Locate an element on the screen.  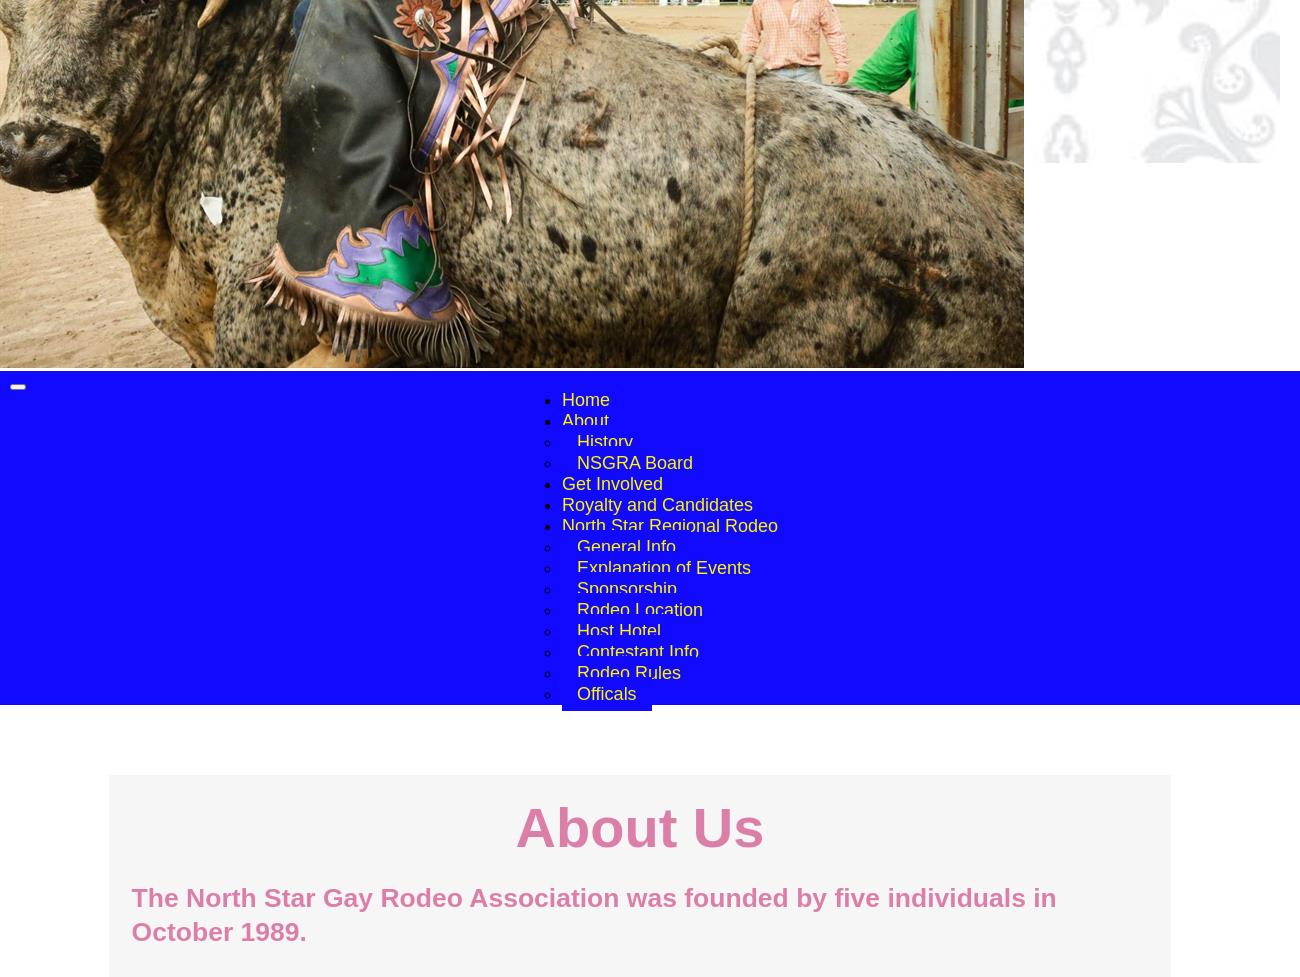
'About' is located at coordinates (583, 420).